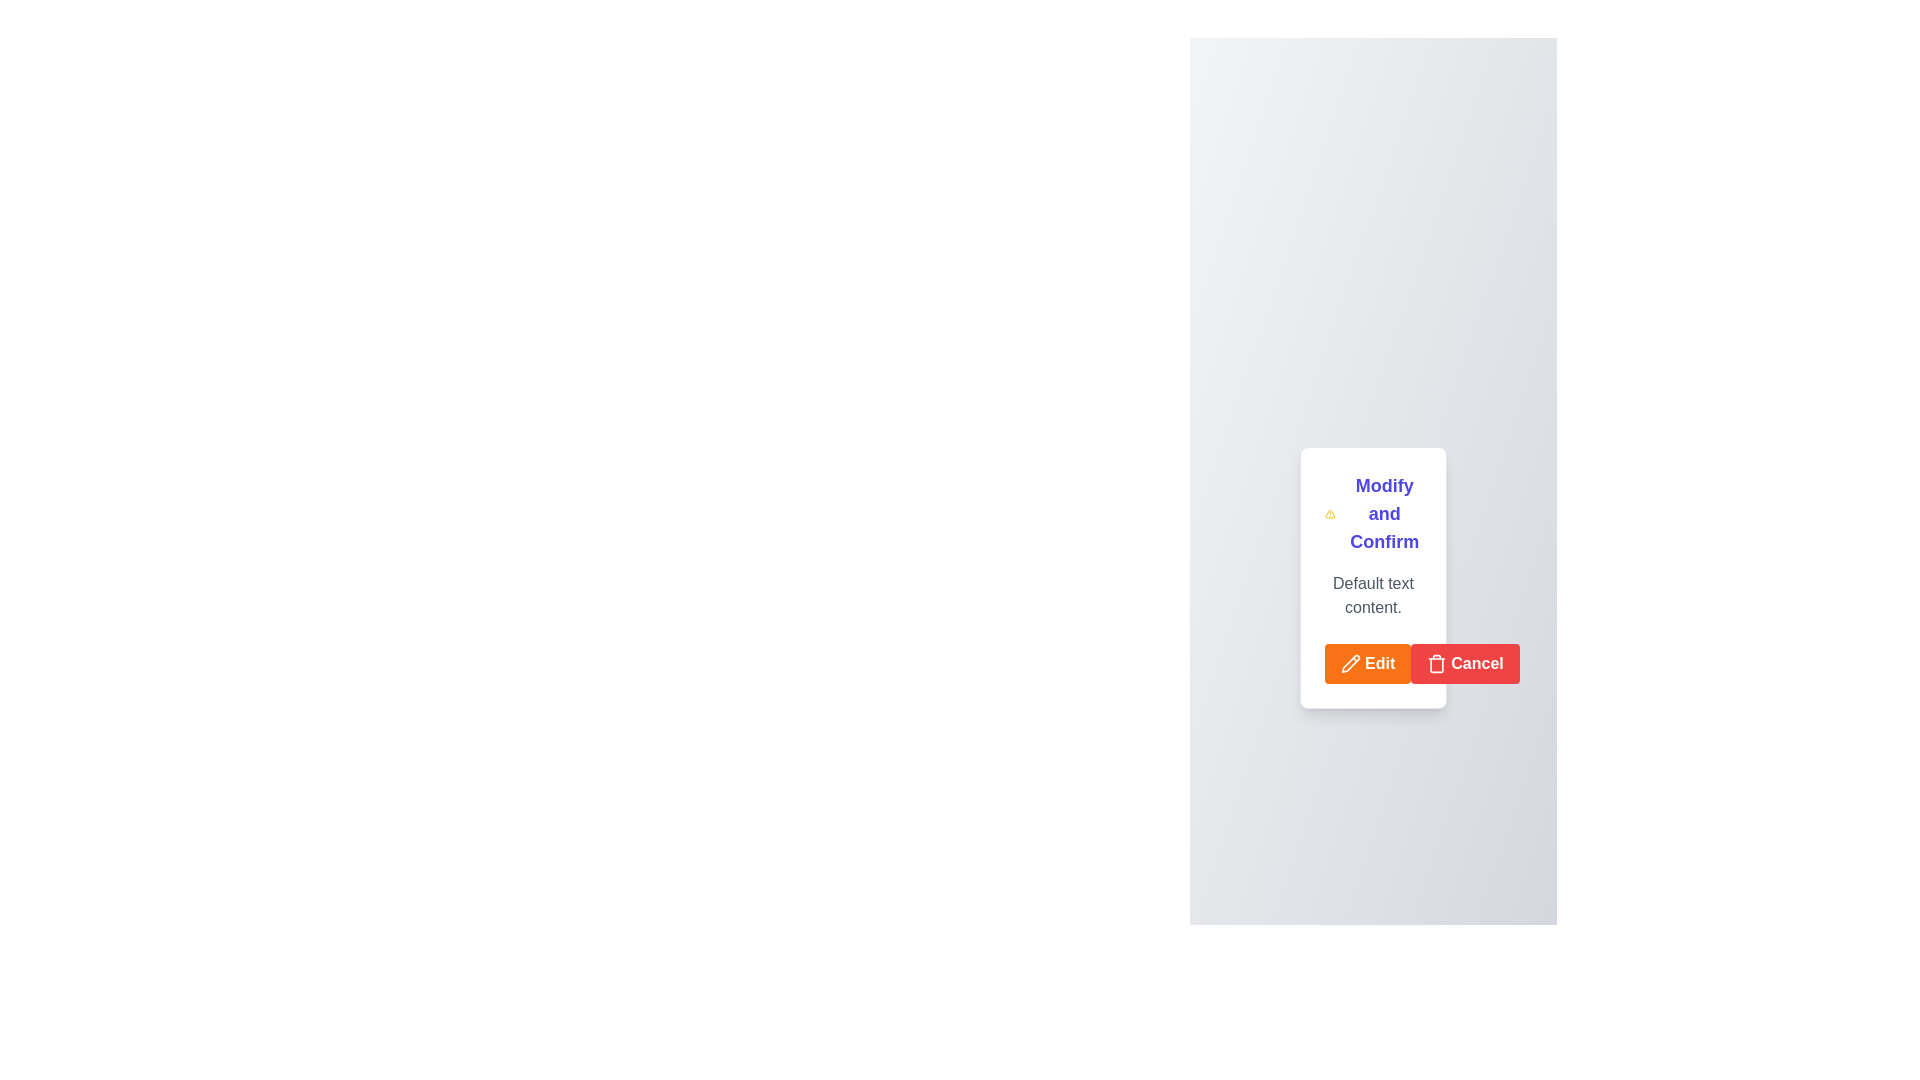 The width and height of the screenshot is (1920, 1080). What do you see at coordinates (1367, 663) in the screenshot?
I see `the edit button located below the main informational content and to the left of the 'Cancel' button` at bounding box center [1367, 663].